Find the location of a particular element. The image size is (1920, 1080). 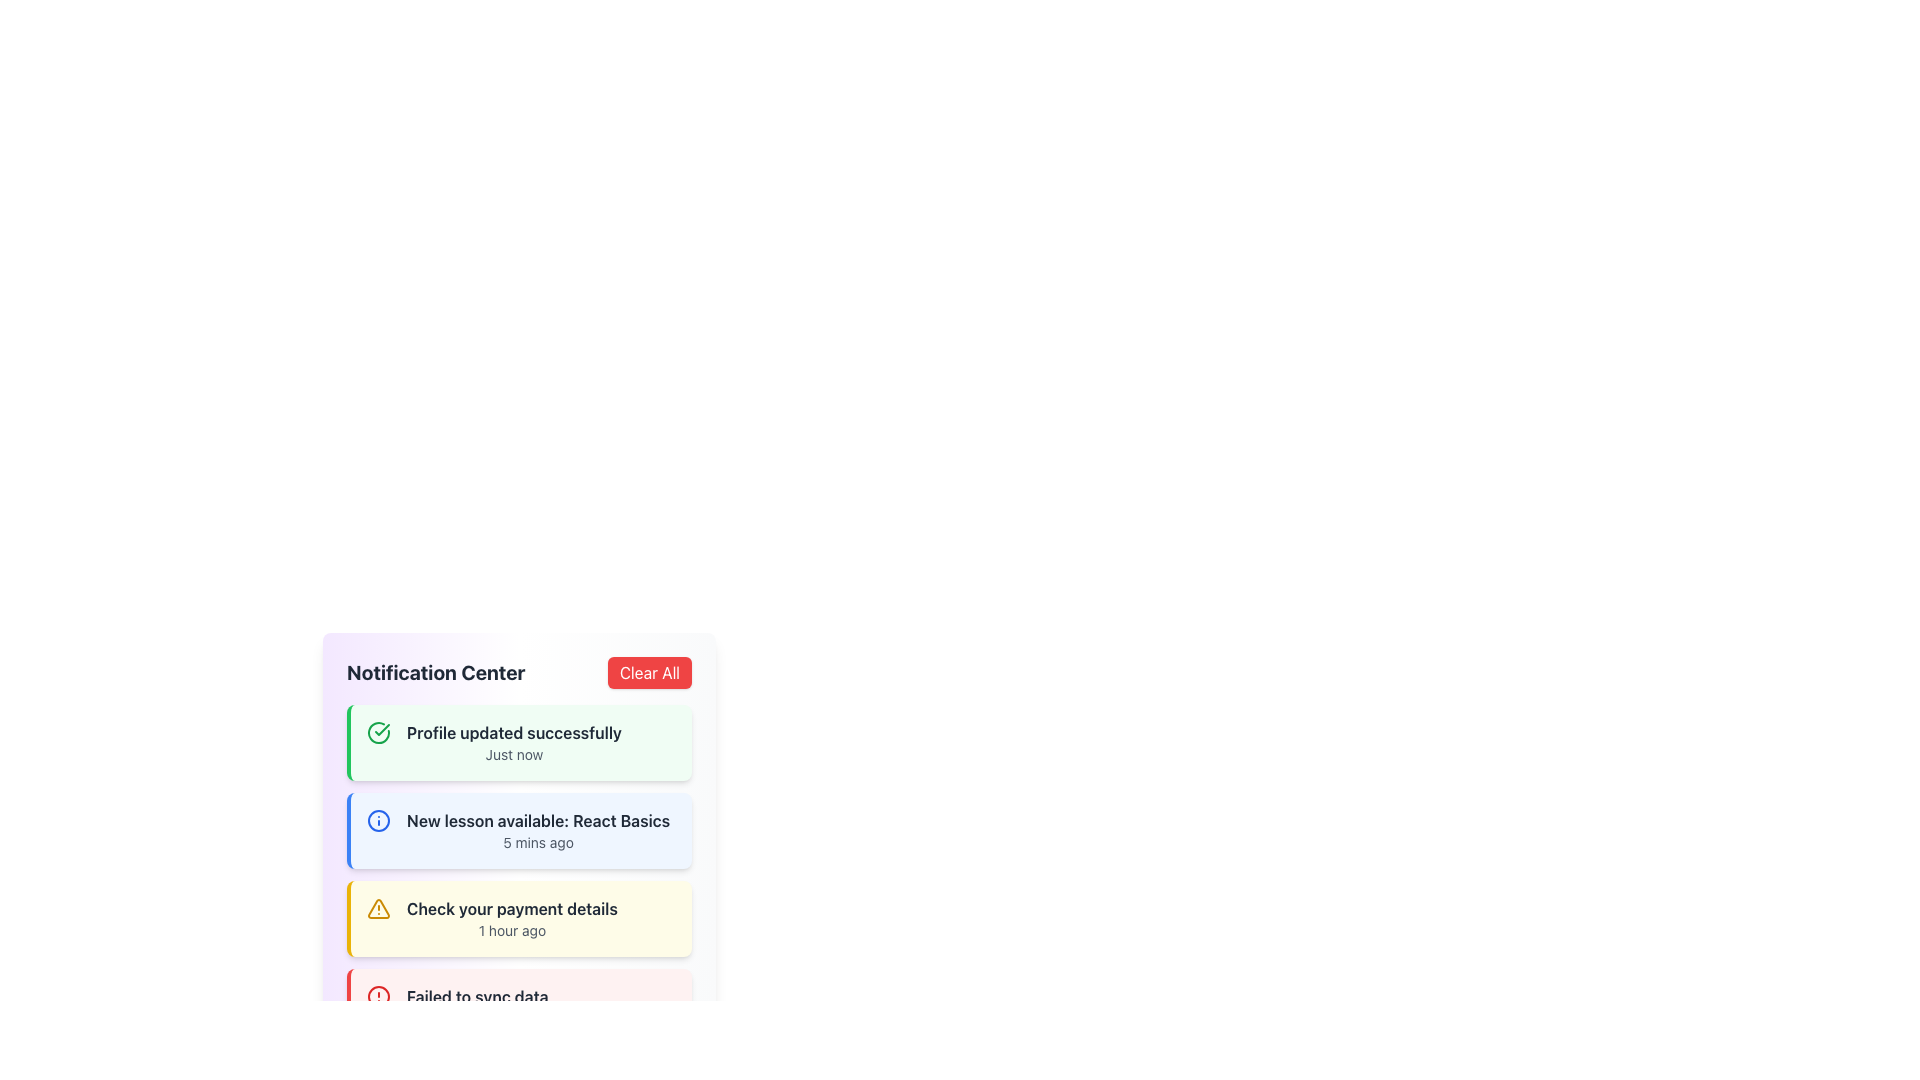

message from the Text block with a notification style located in the first notification card in the notifications list is located at coordinates (514, 743).